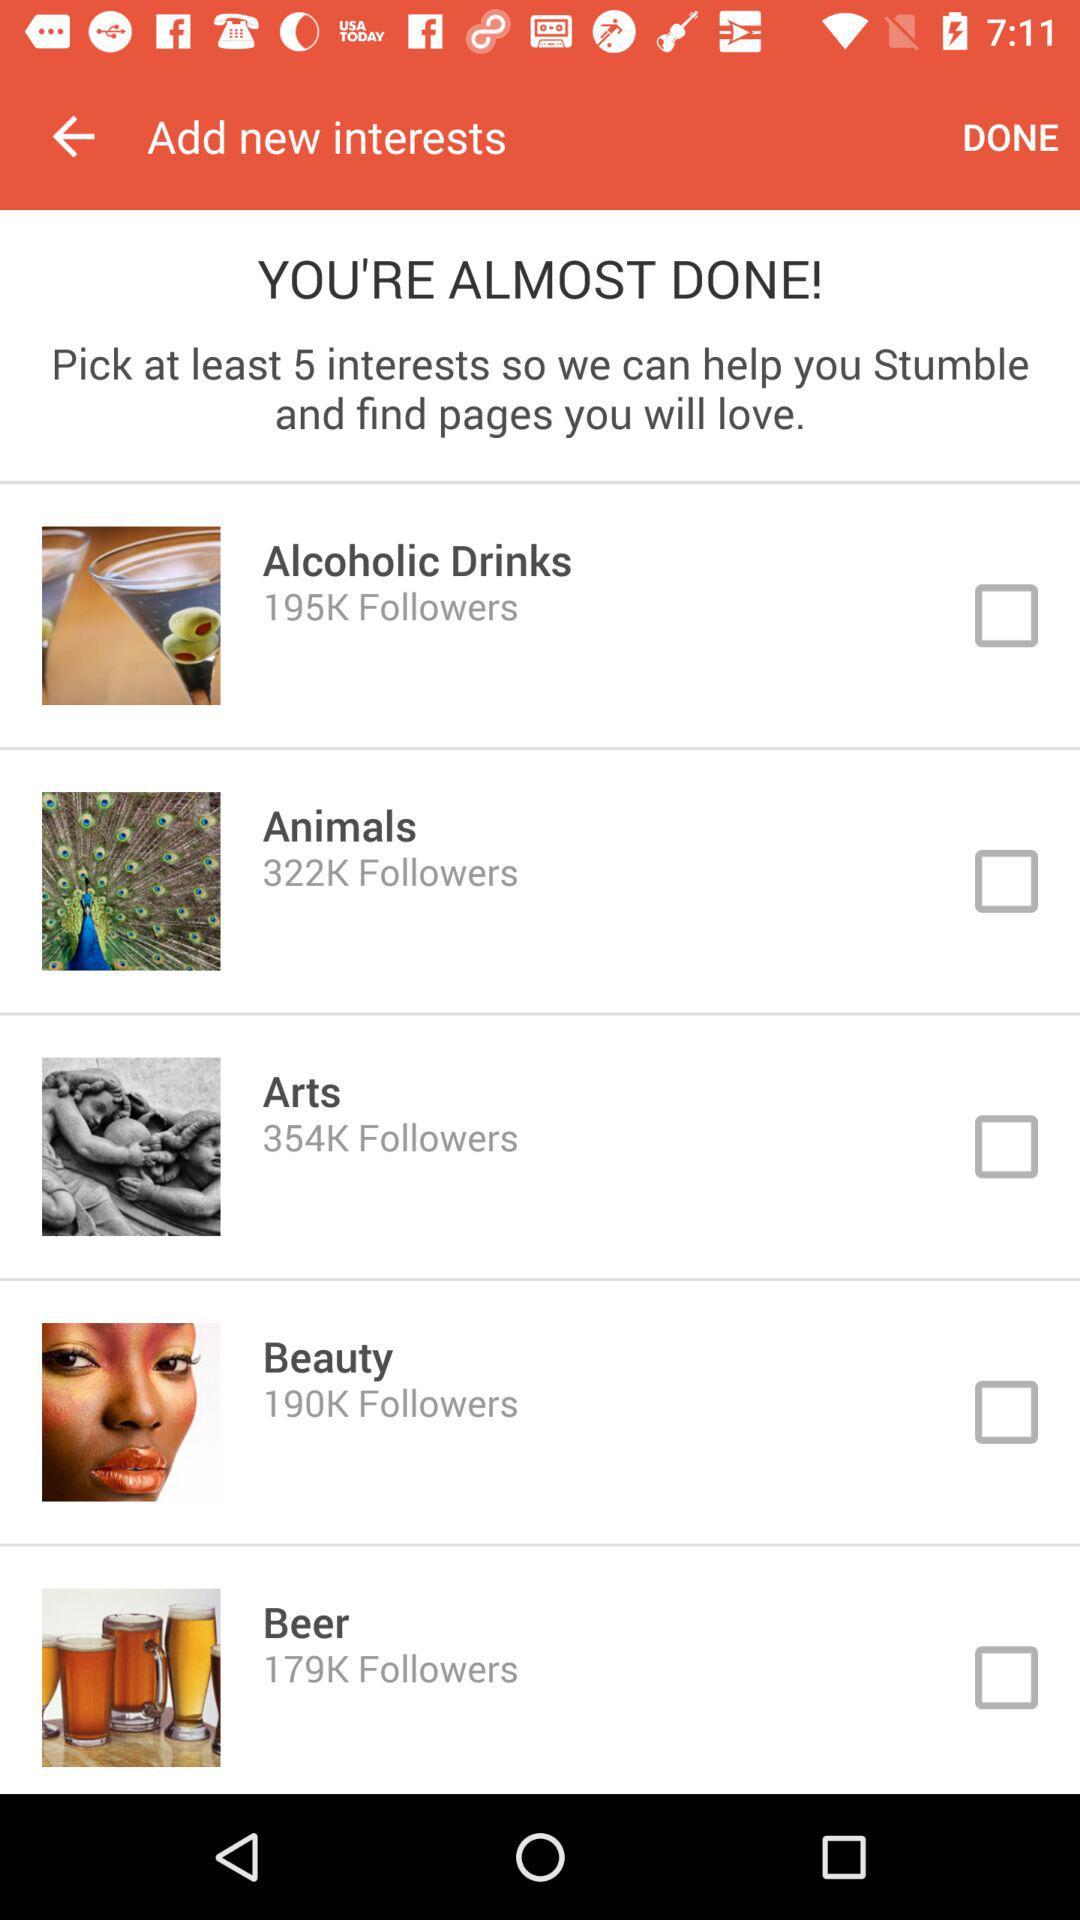  What do you see at coordinates (72, 135) in the screenshot?
I see `icon above the no data icon` at bounding box center [72, 135].